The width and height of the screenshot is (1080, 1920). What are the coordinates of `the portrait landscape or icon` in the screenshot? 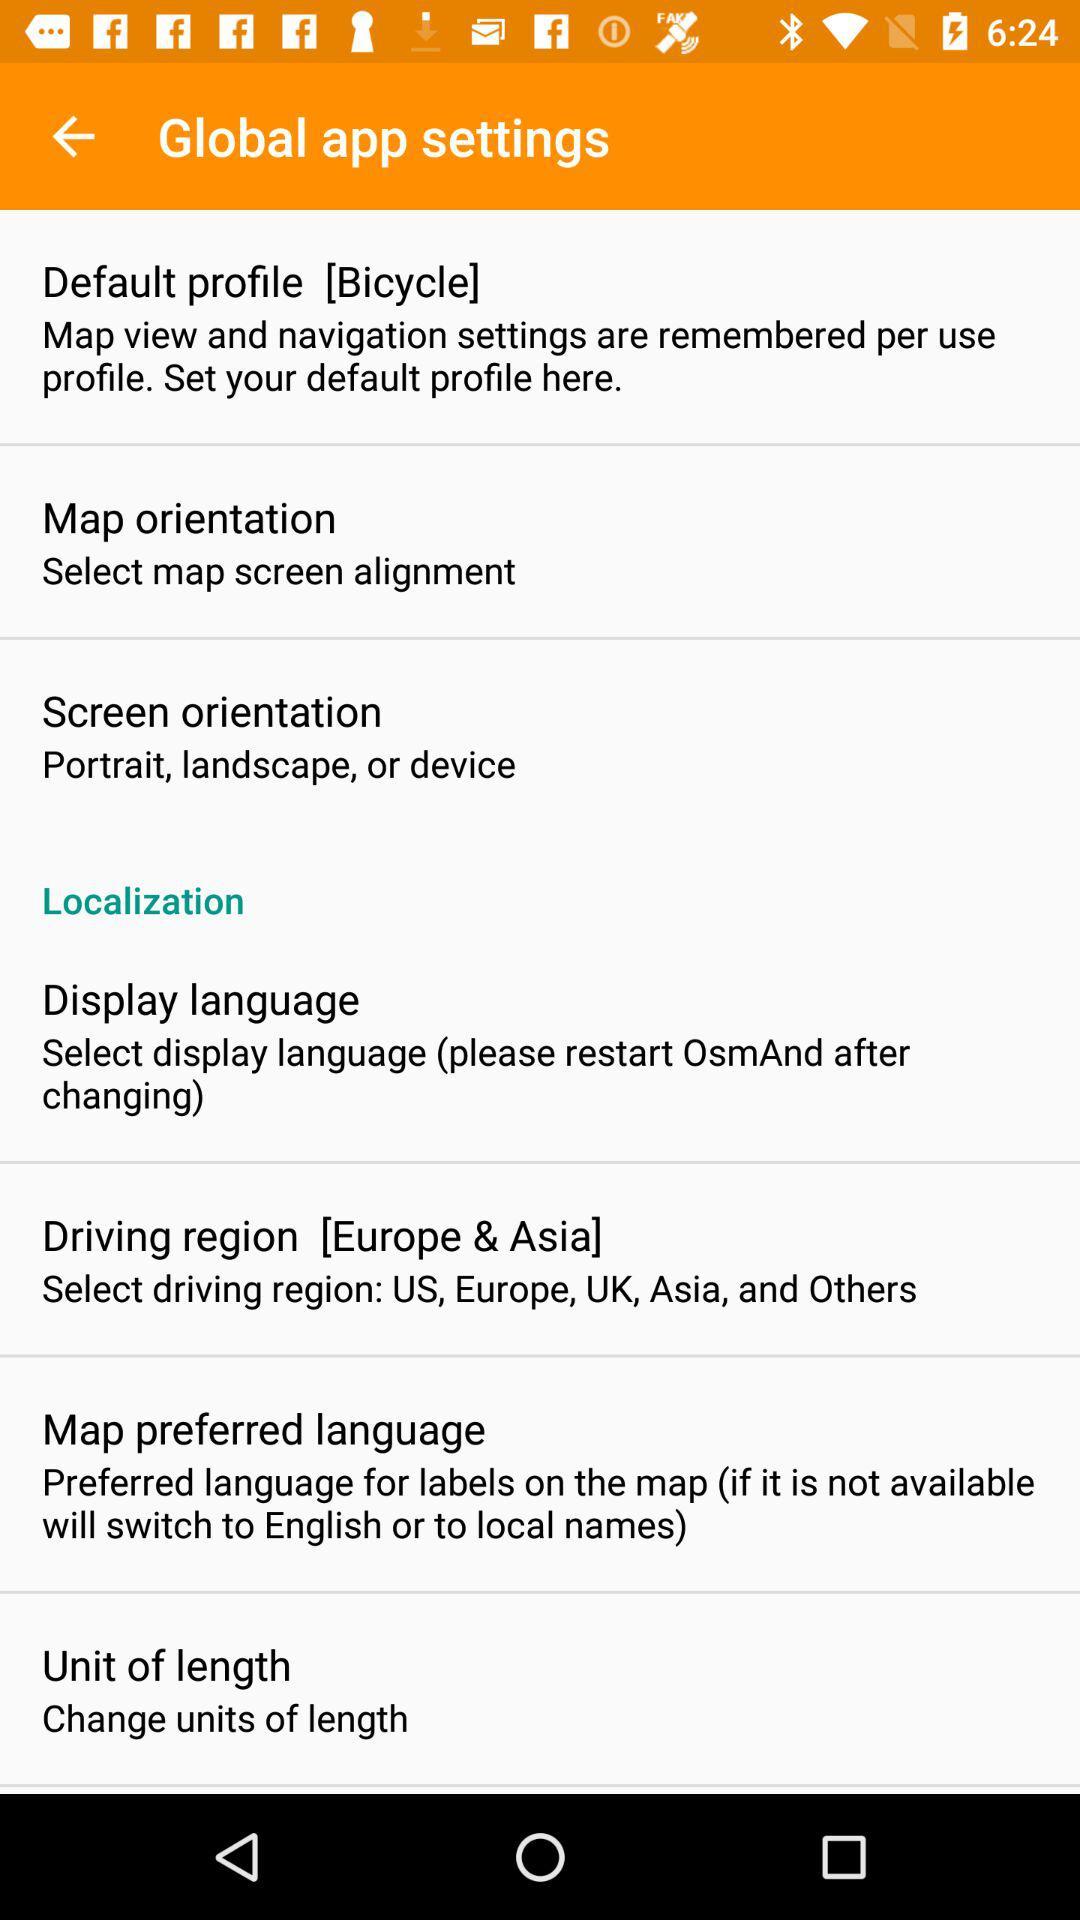 It's located at (278, 762).